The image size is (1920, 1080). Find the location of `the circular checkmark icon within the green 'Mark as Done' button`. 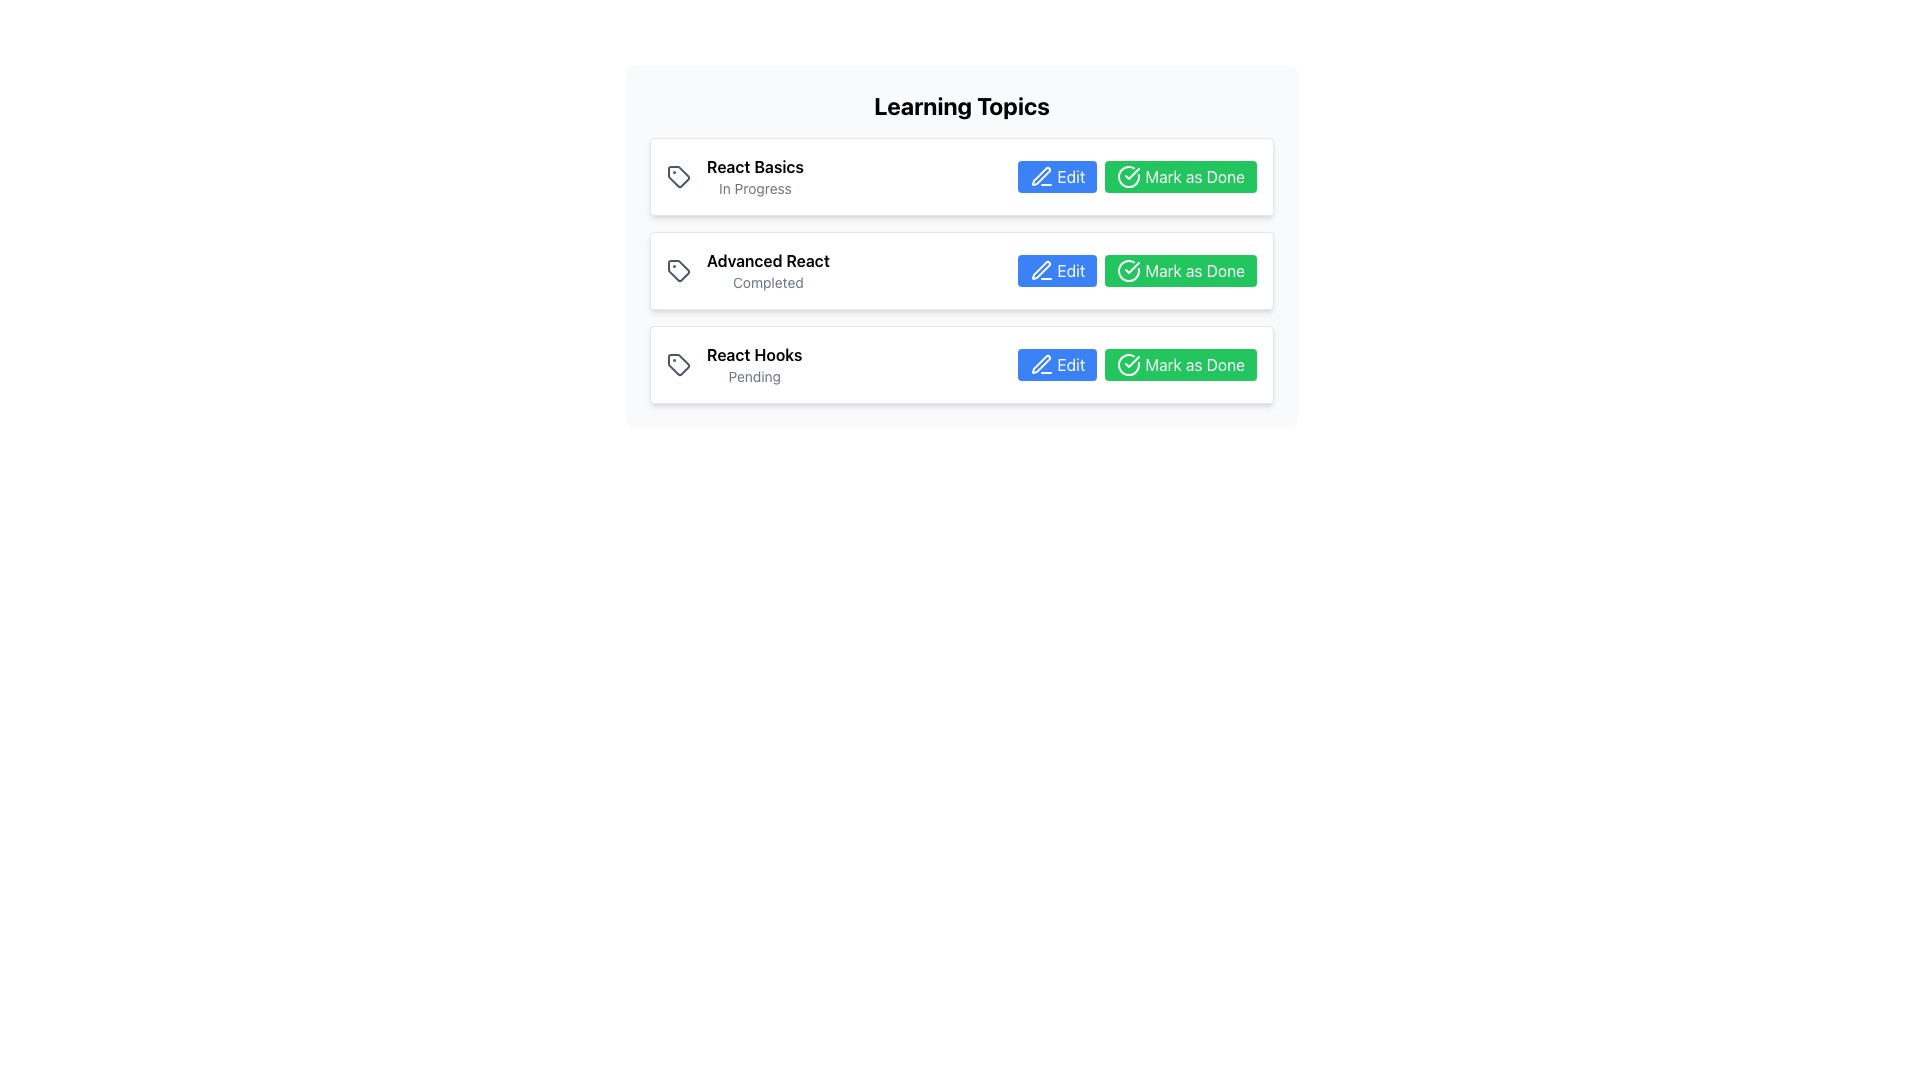

the circular checkmark icon within the green 'Mark as Done' button is located at coordinates (1129, 270).